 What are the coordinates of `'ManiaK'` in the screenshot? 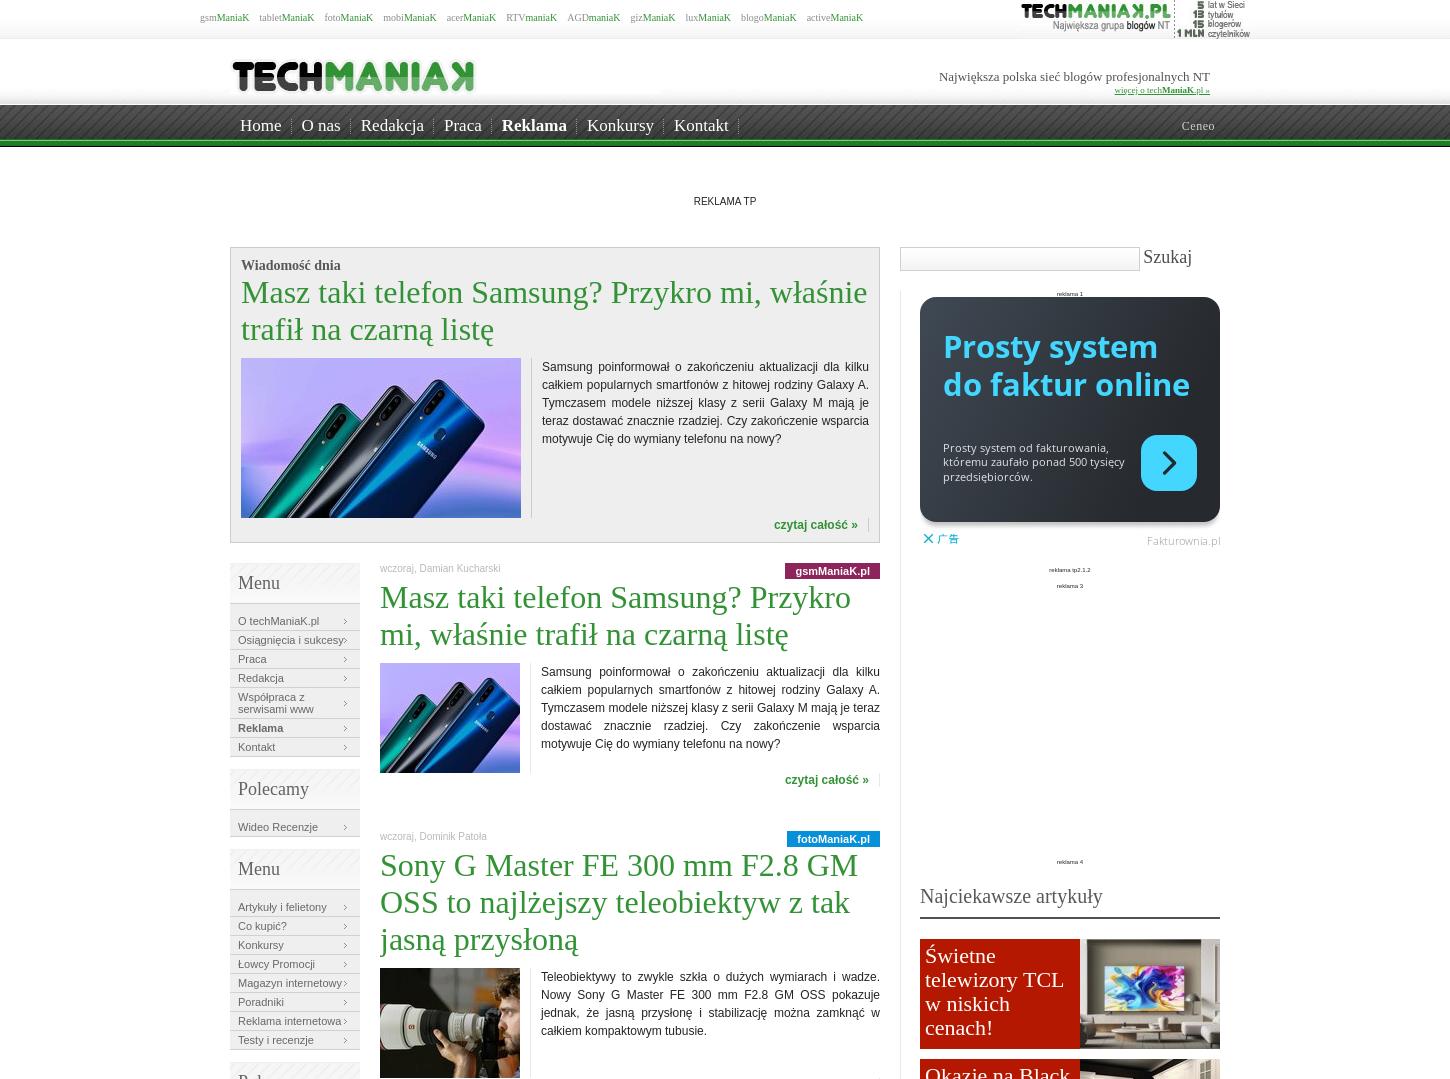 It's located at (1160, 89).